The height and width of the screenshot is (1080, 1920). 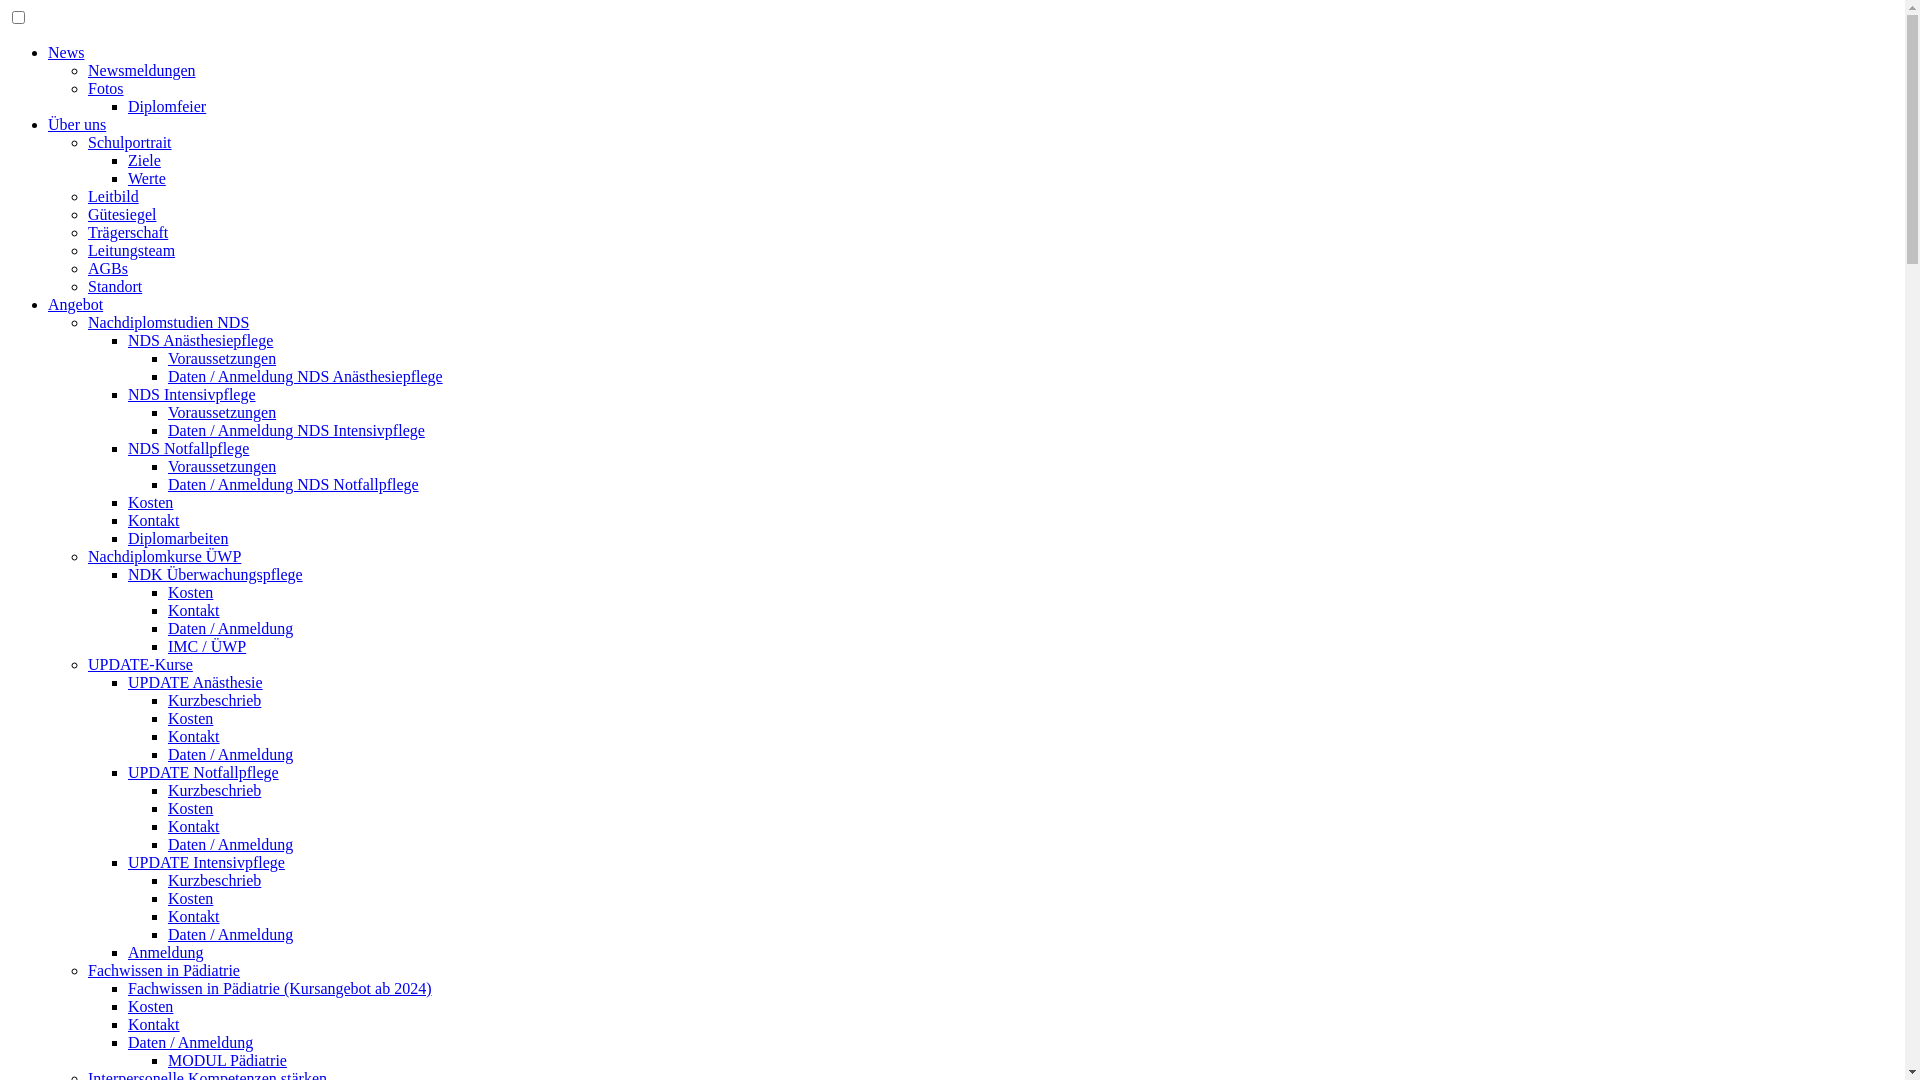 What do you see at coordinates (141, 69) in the screenshot?
I see `'Newsmeldungen'` at bounding box center [141, 69].